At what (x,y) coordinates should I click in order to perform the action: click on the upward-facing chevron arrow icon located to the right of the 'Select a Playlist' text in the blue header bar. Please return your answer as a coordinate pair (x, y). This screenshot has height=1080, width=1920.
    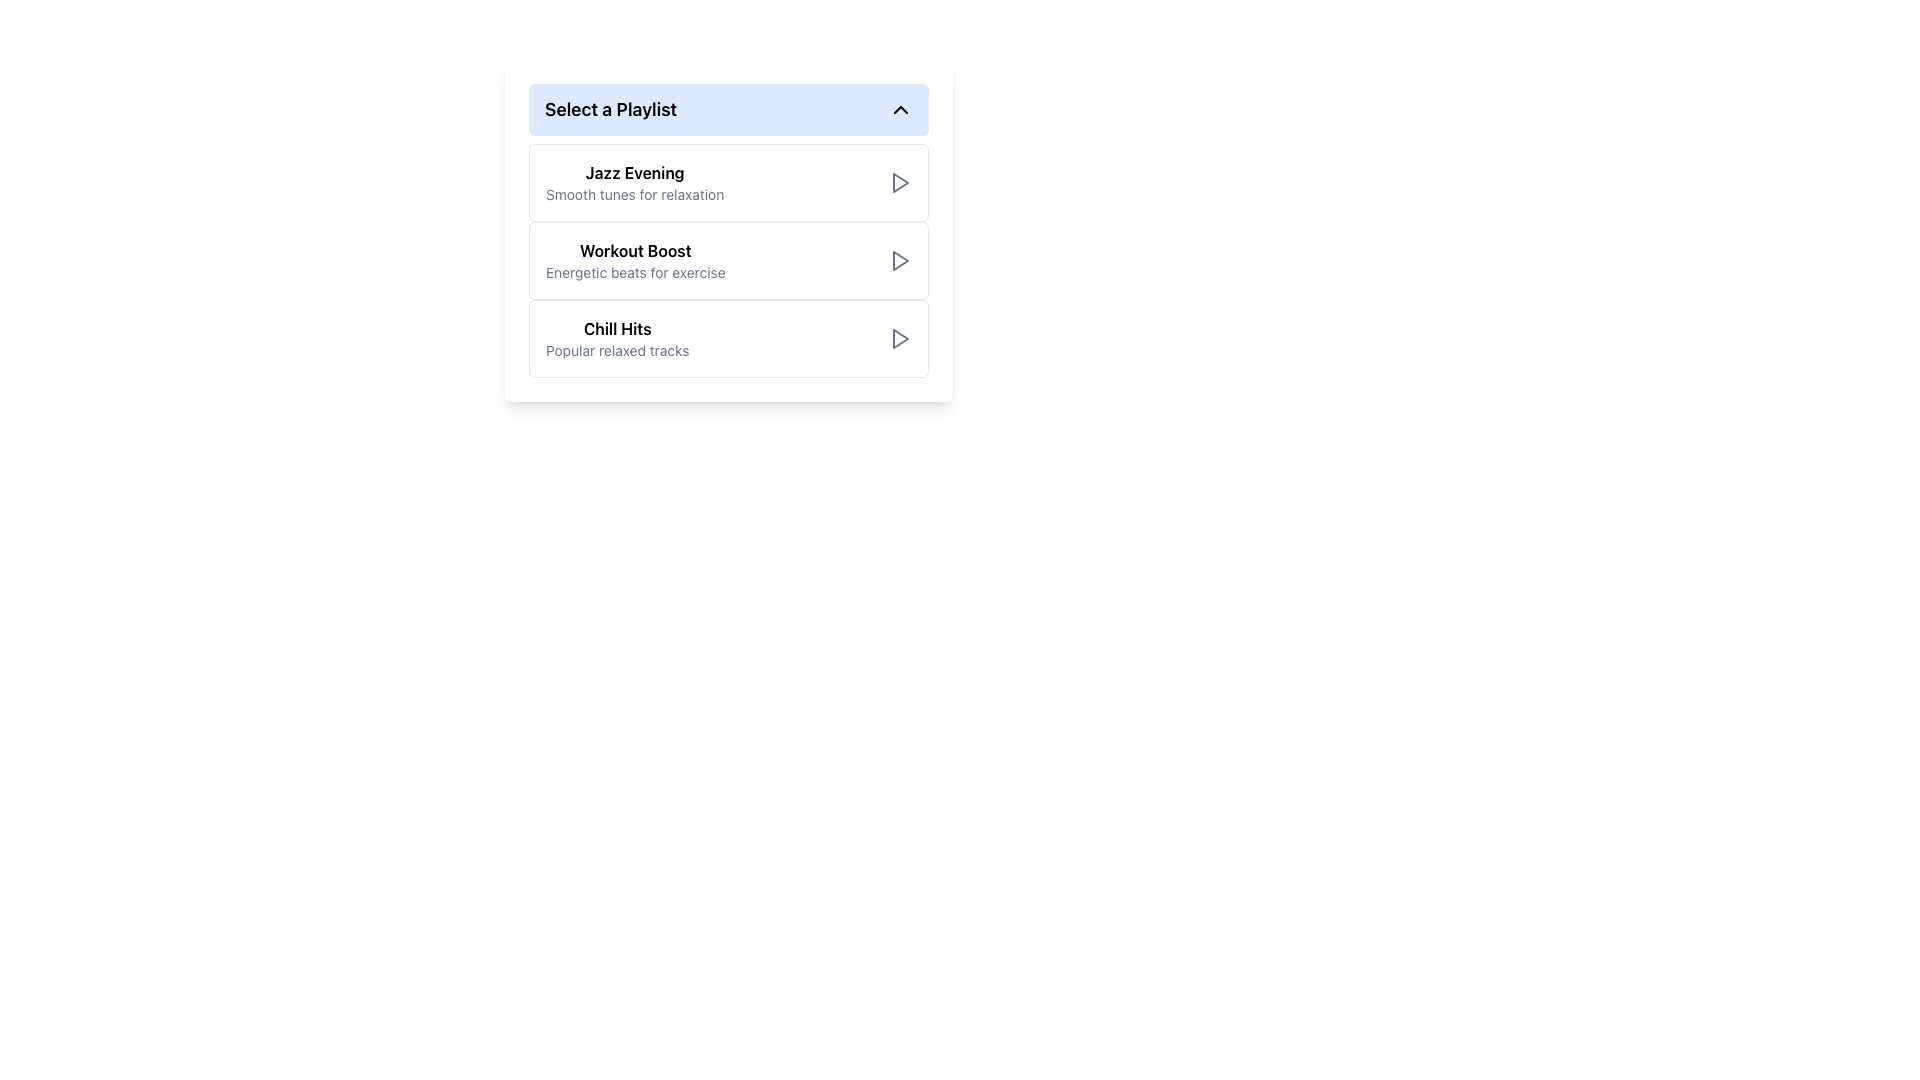
    Looking at the image, I should click on (900, 110).